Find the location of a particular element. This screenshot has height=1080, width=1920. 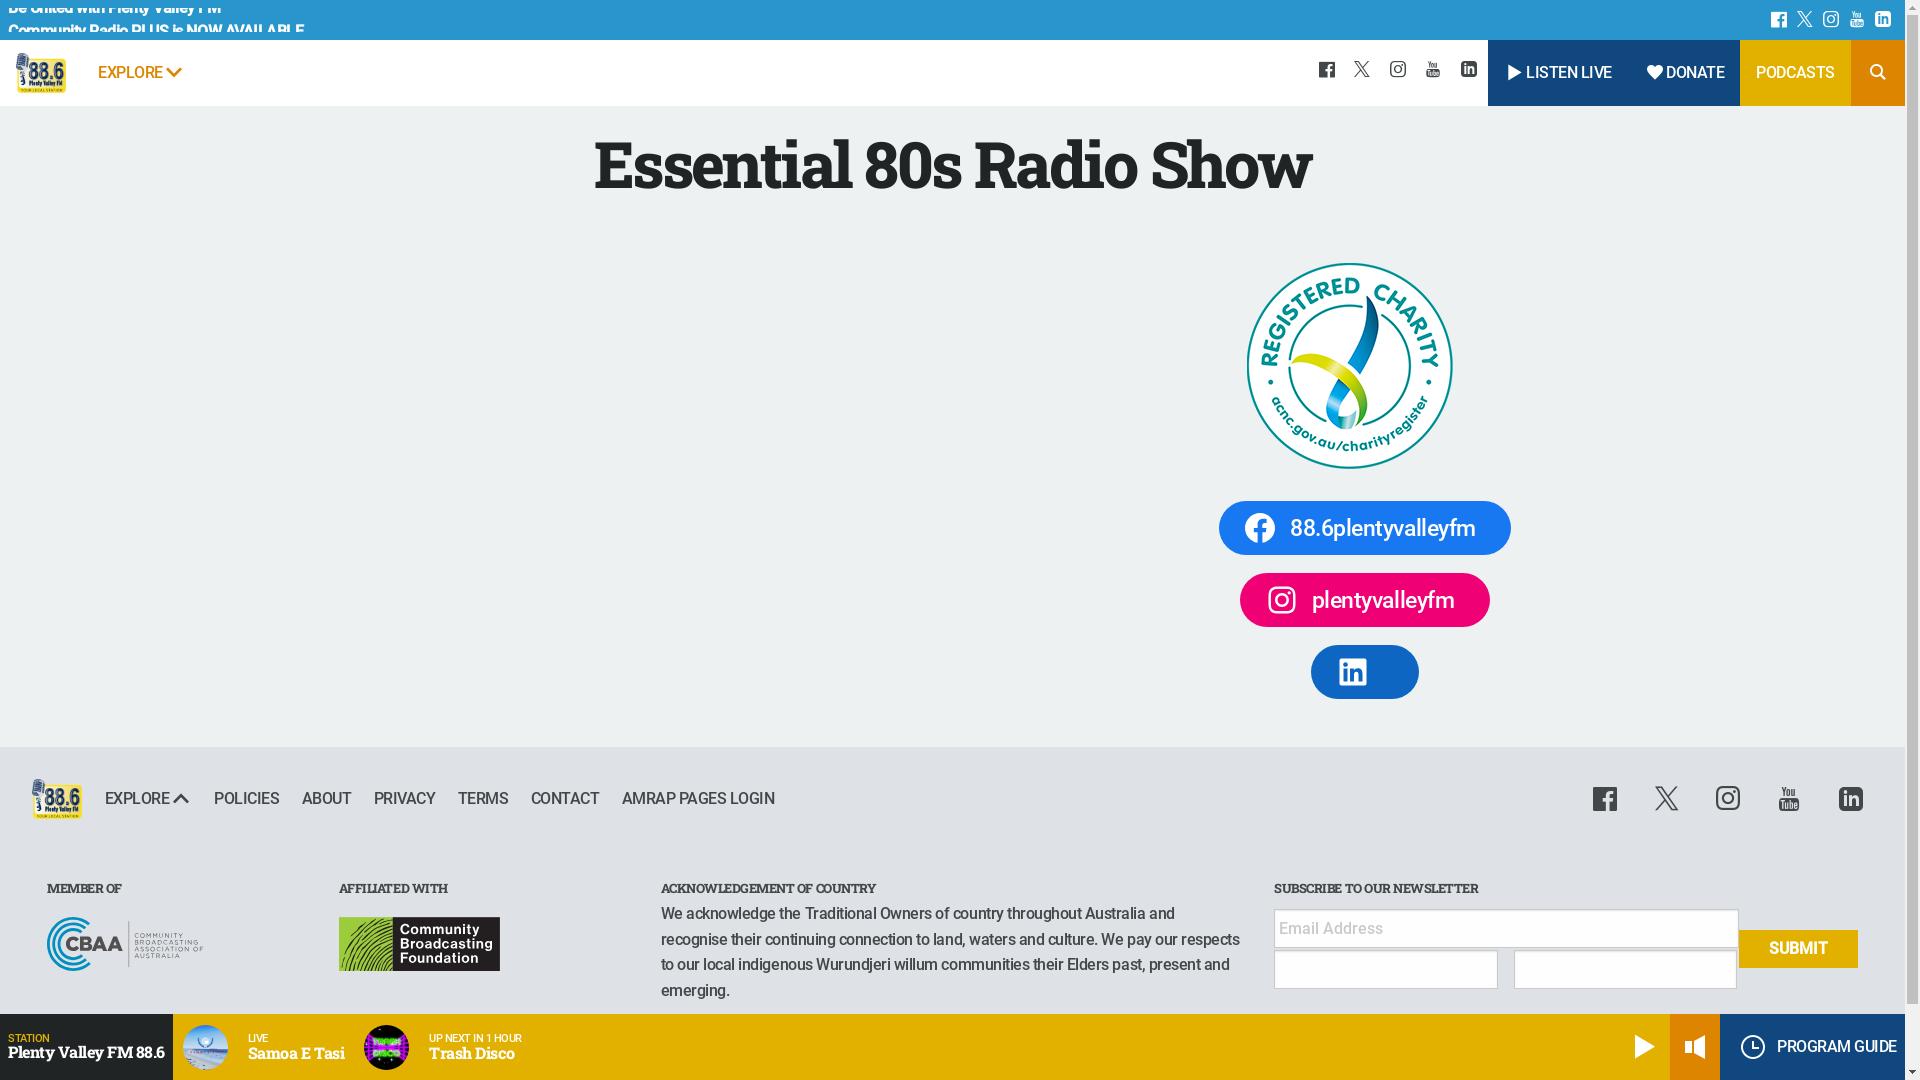

'CONTACT' is located at coordinates (563, 797).